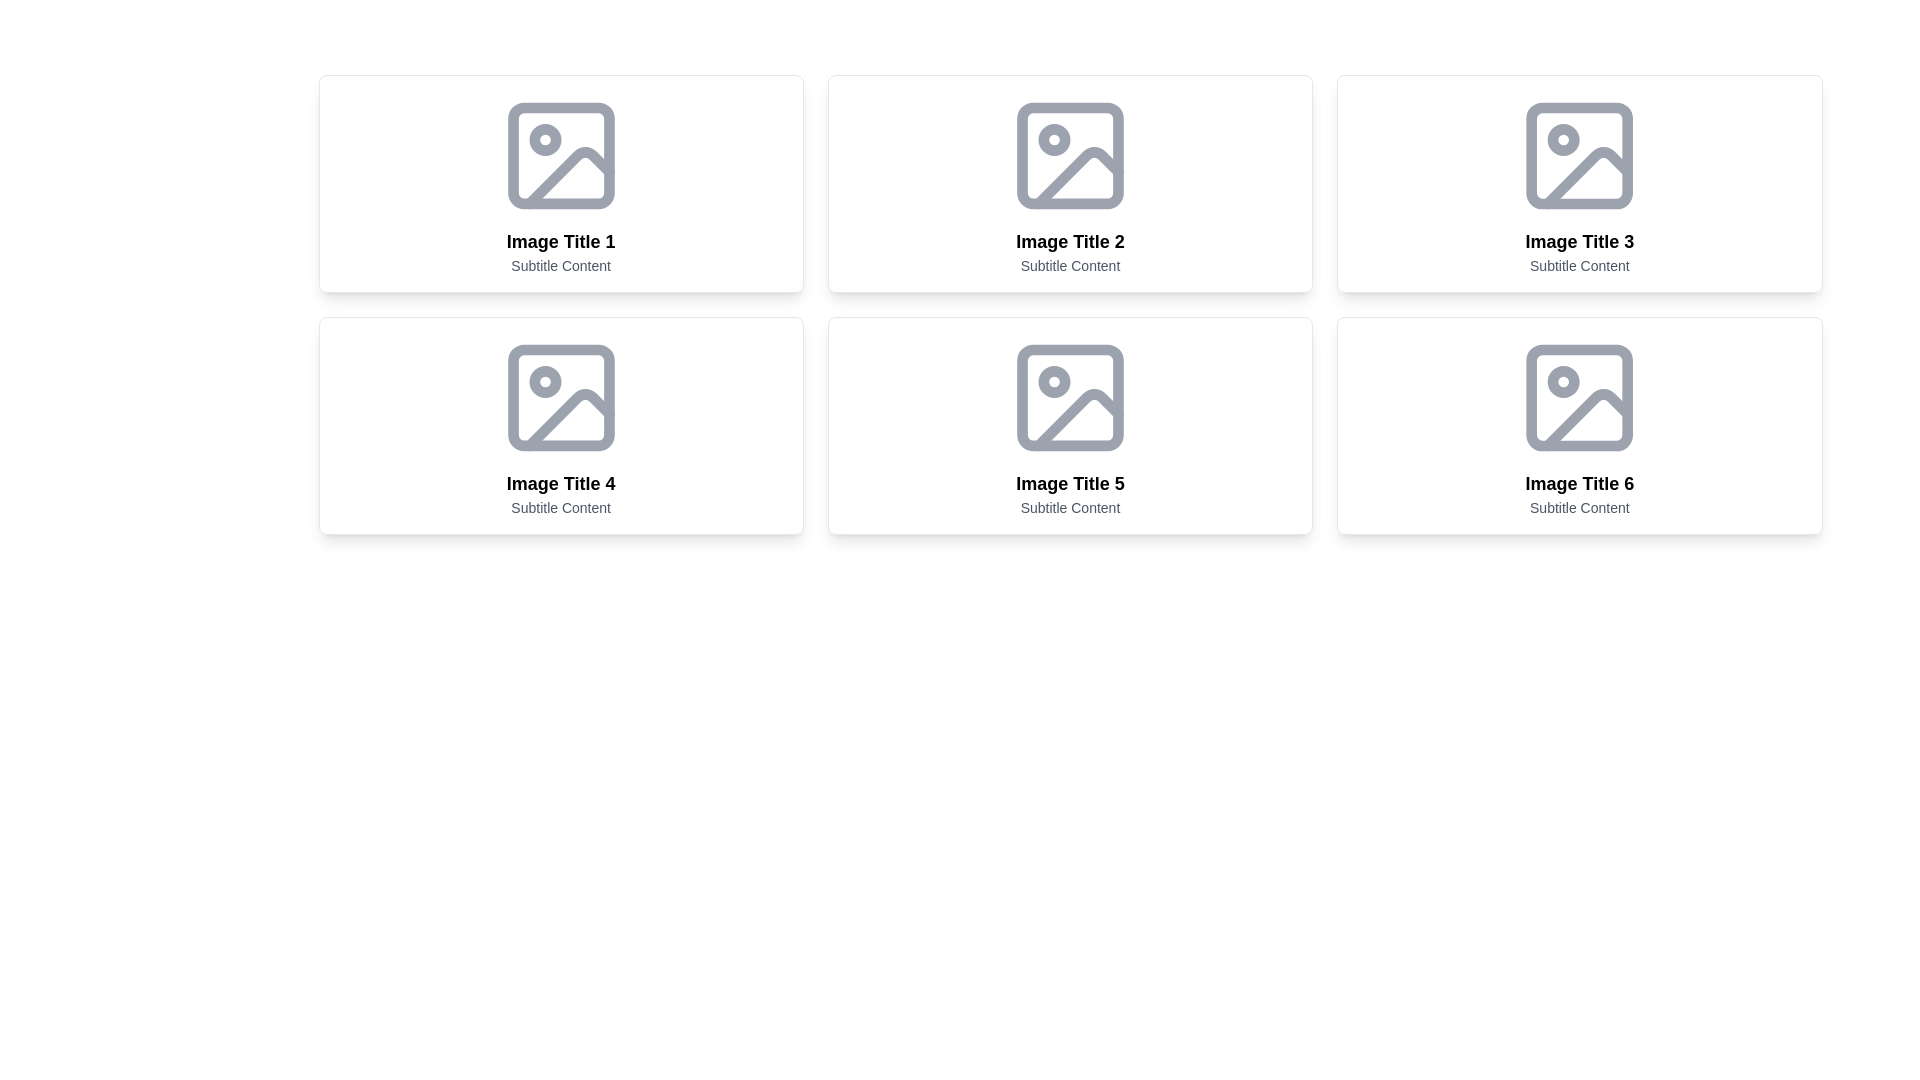  Describe the element at coordinates (1069, 154) in the screenshot. I see `the SVG image placeholder located at the top center of the card labeled 'Image Title 2', which features a prominent circle and a diagonal line, indicating an image placeholder` at that location.